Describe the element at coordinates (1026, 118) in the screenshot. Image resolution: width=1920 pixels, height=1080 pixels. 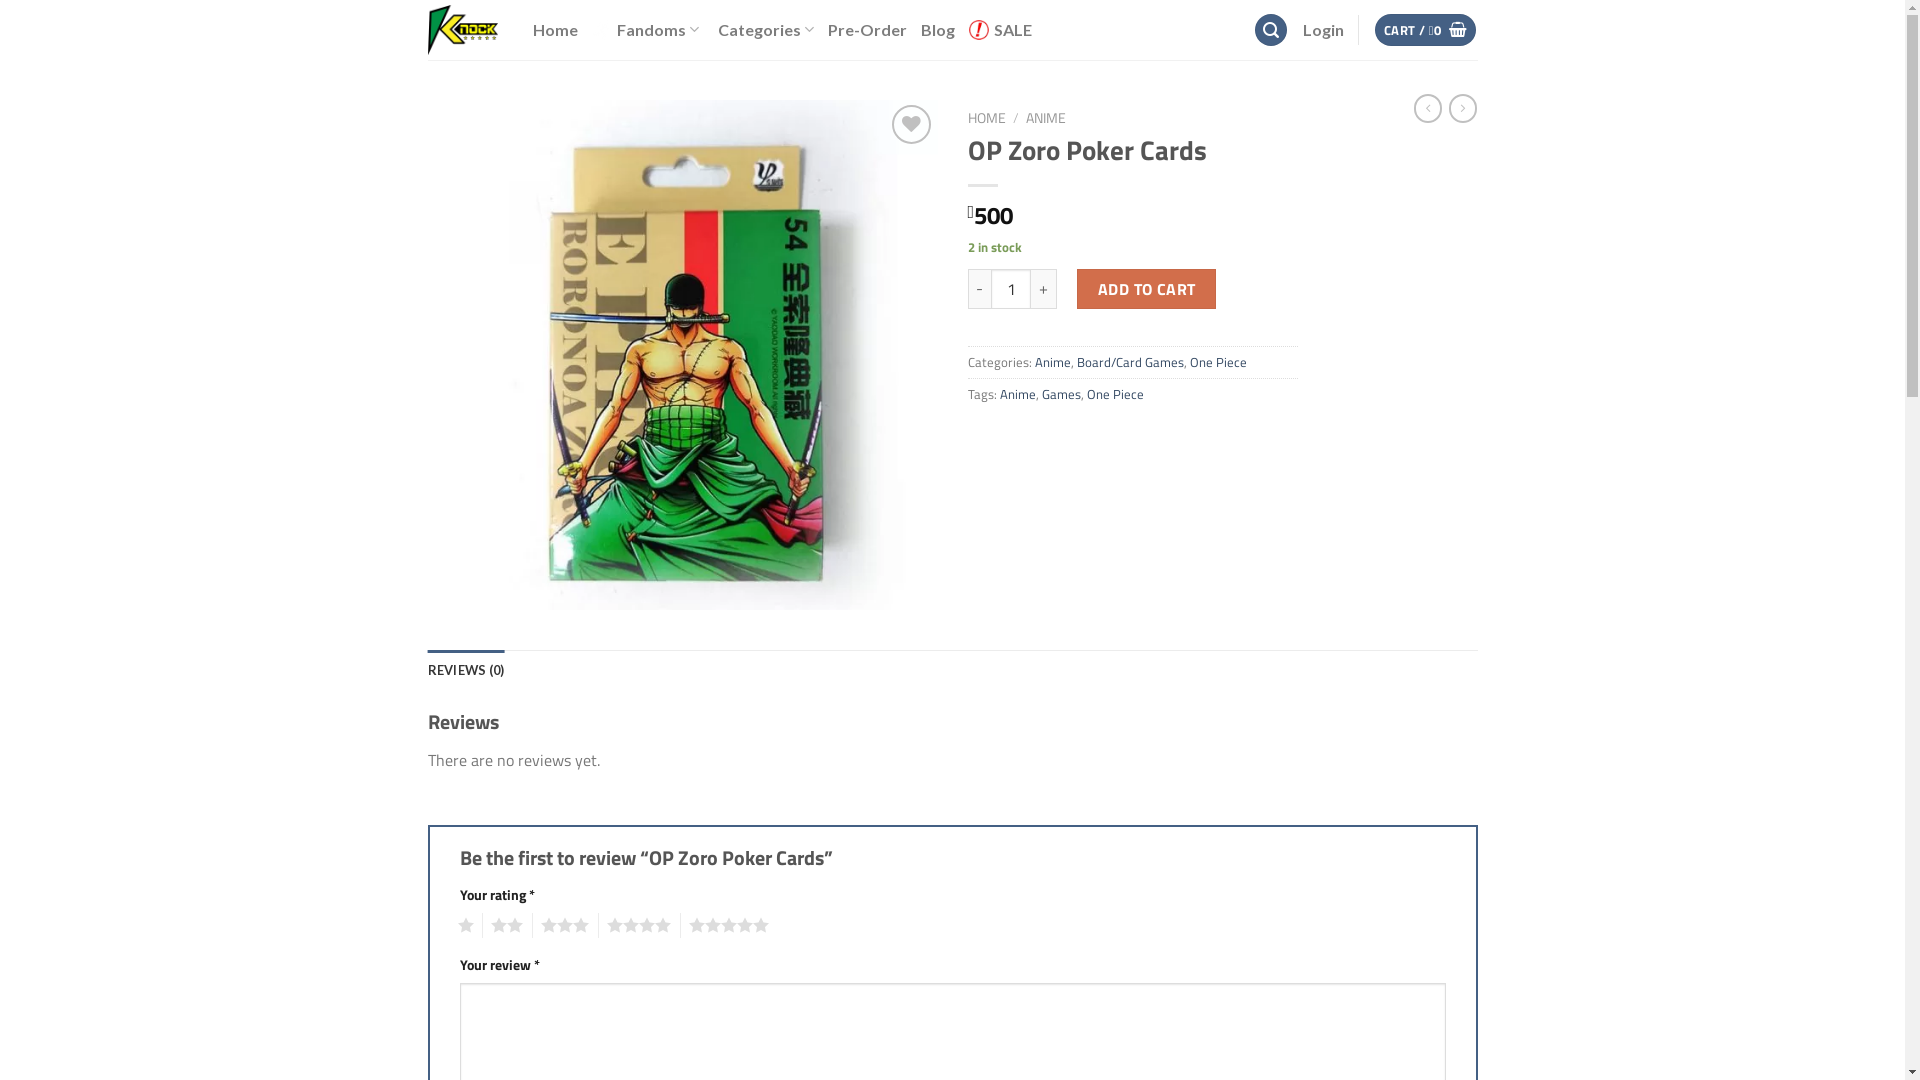
I see `'ANIME'` at that location.